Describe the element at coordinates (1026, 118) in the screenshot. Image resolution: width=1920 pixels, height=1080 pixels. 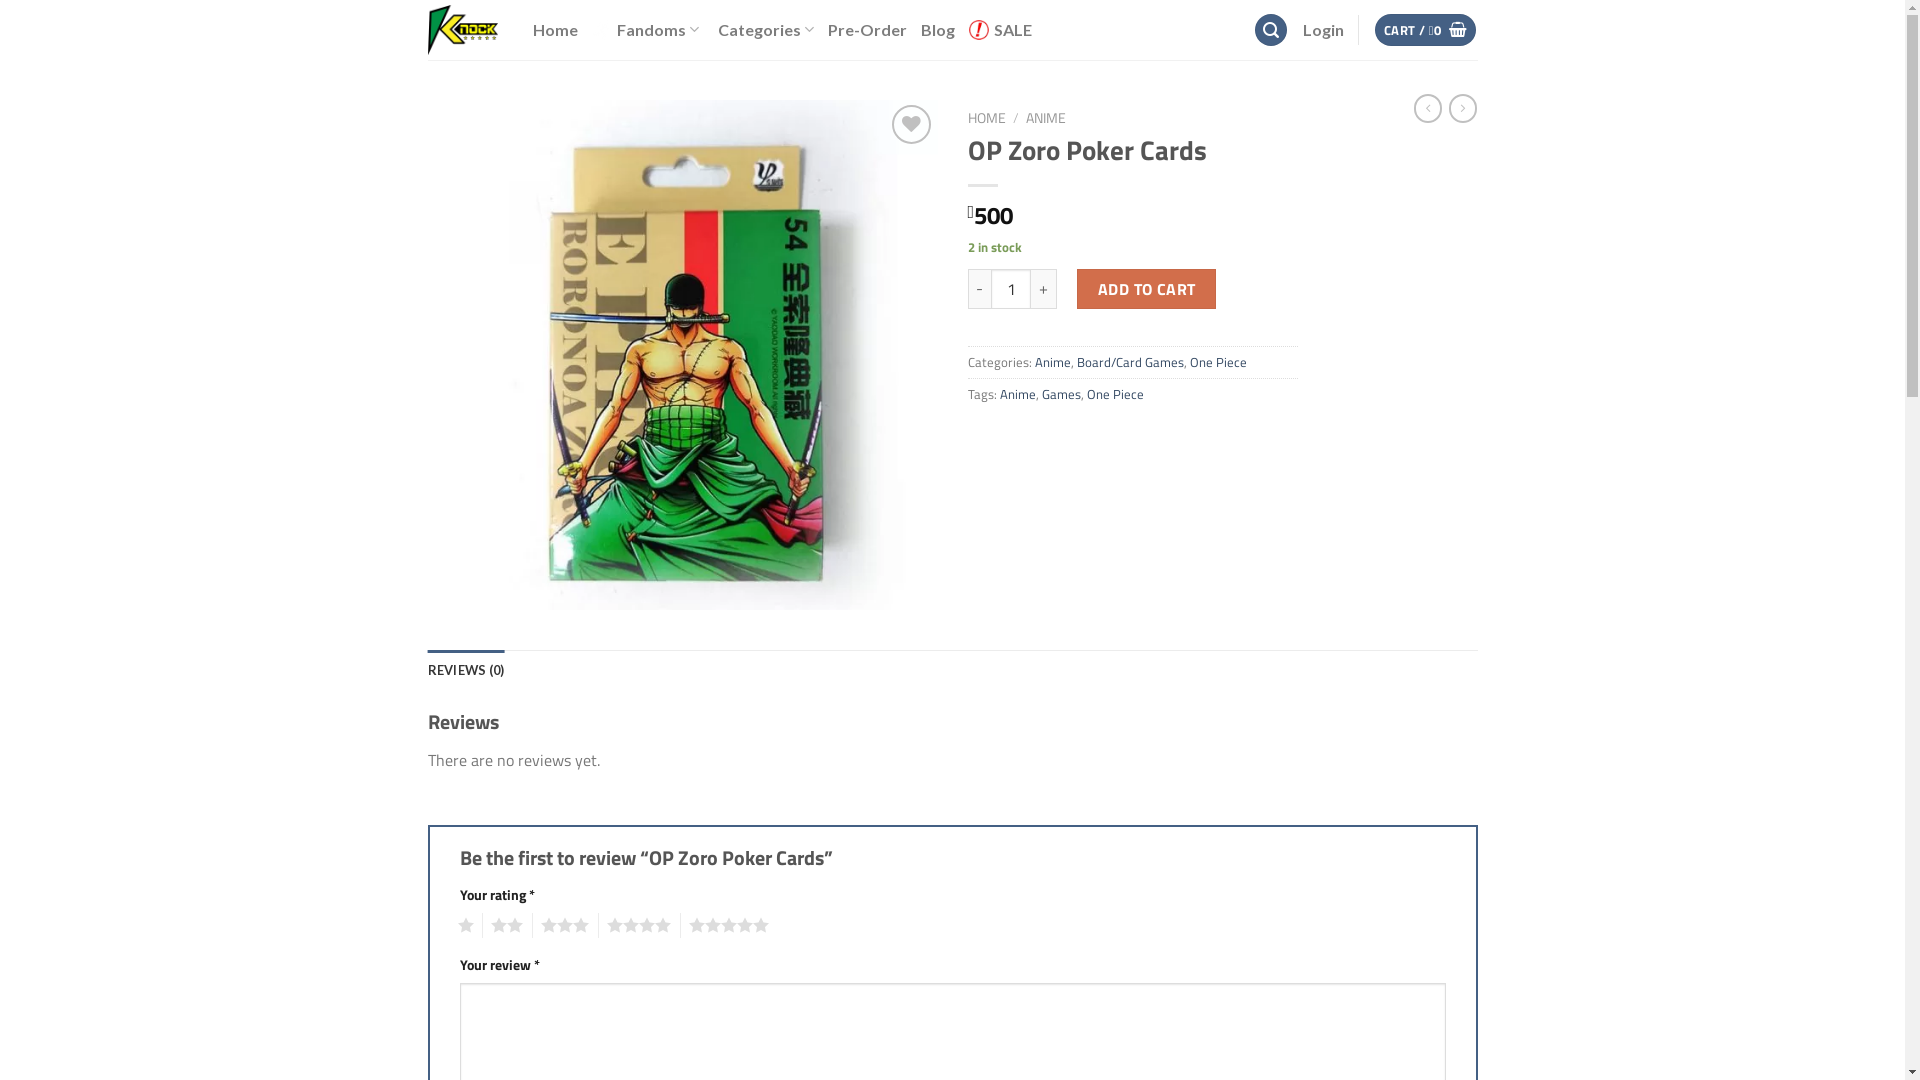
I see `'ANIME'` at that location.